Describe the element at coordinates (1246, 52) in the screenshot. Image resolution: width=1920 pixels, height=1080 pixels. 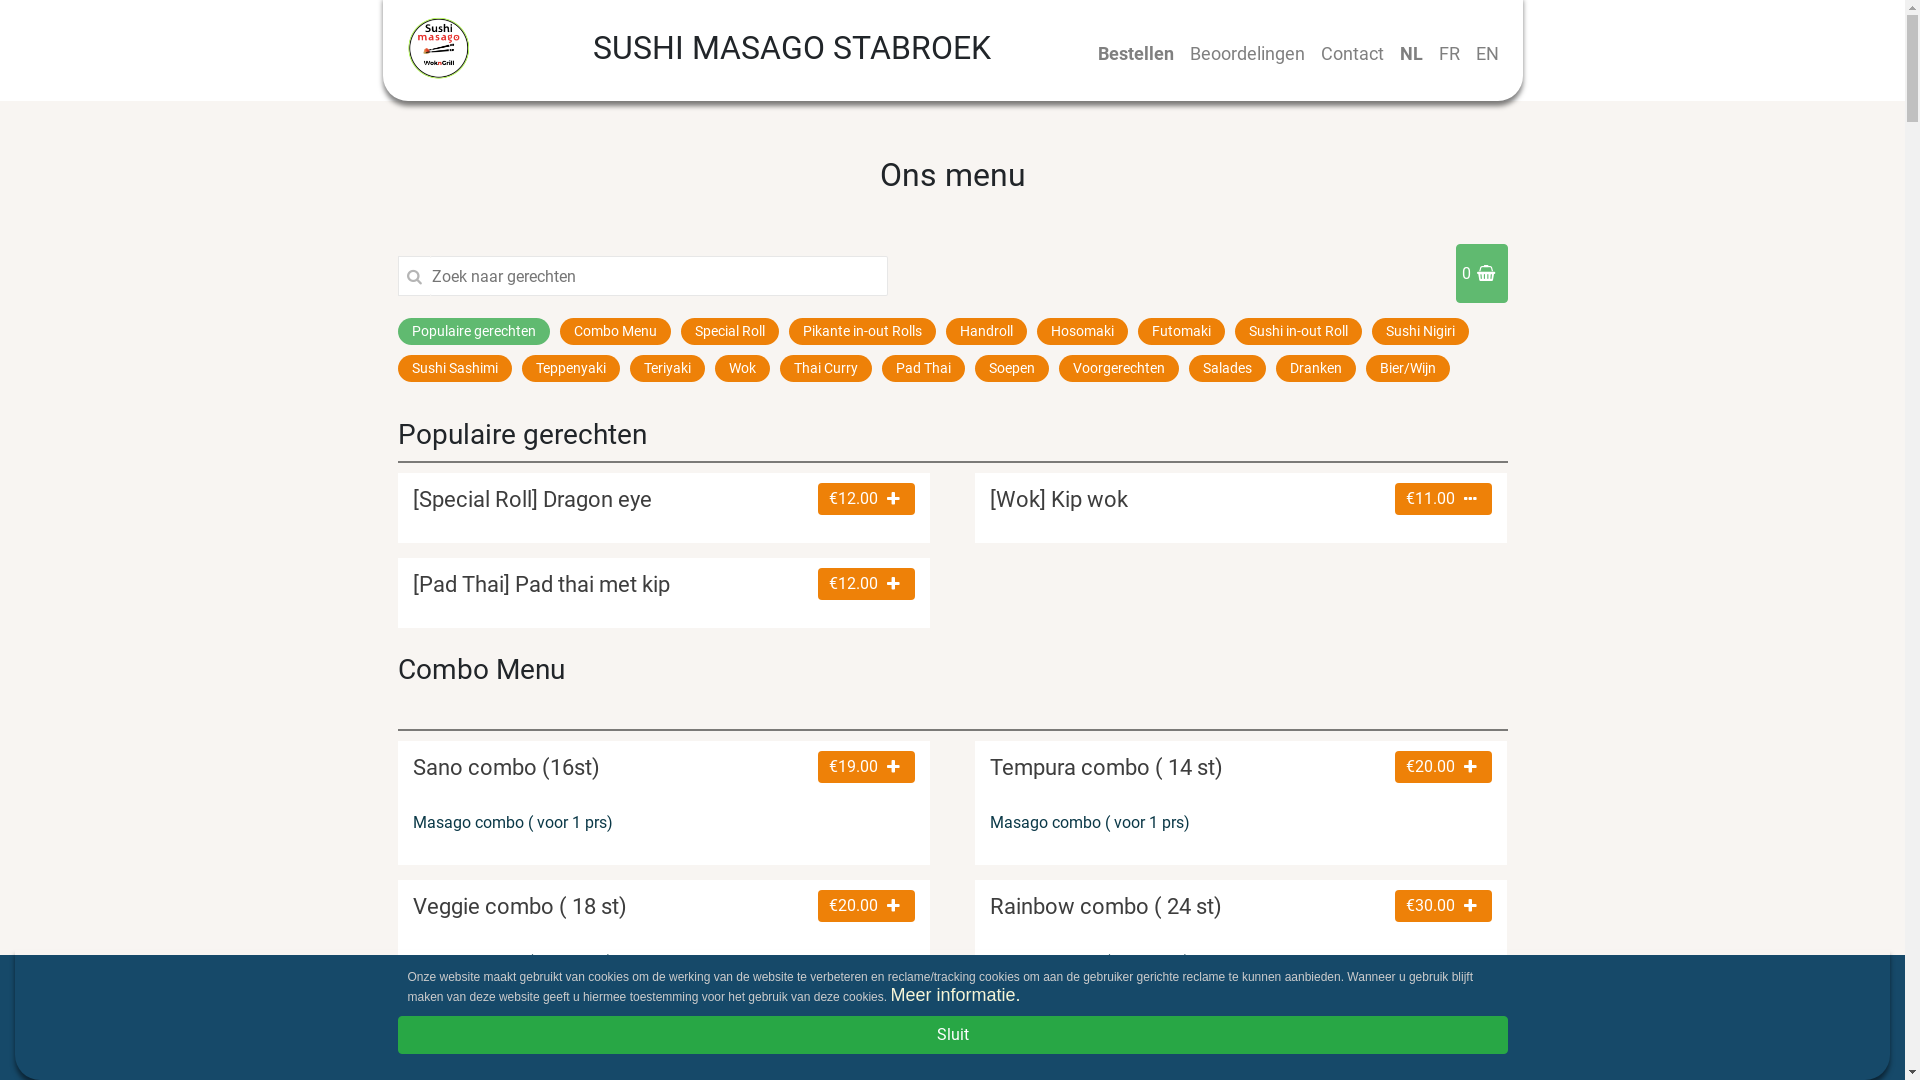
I see `'Beoordelingen'` at that location.